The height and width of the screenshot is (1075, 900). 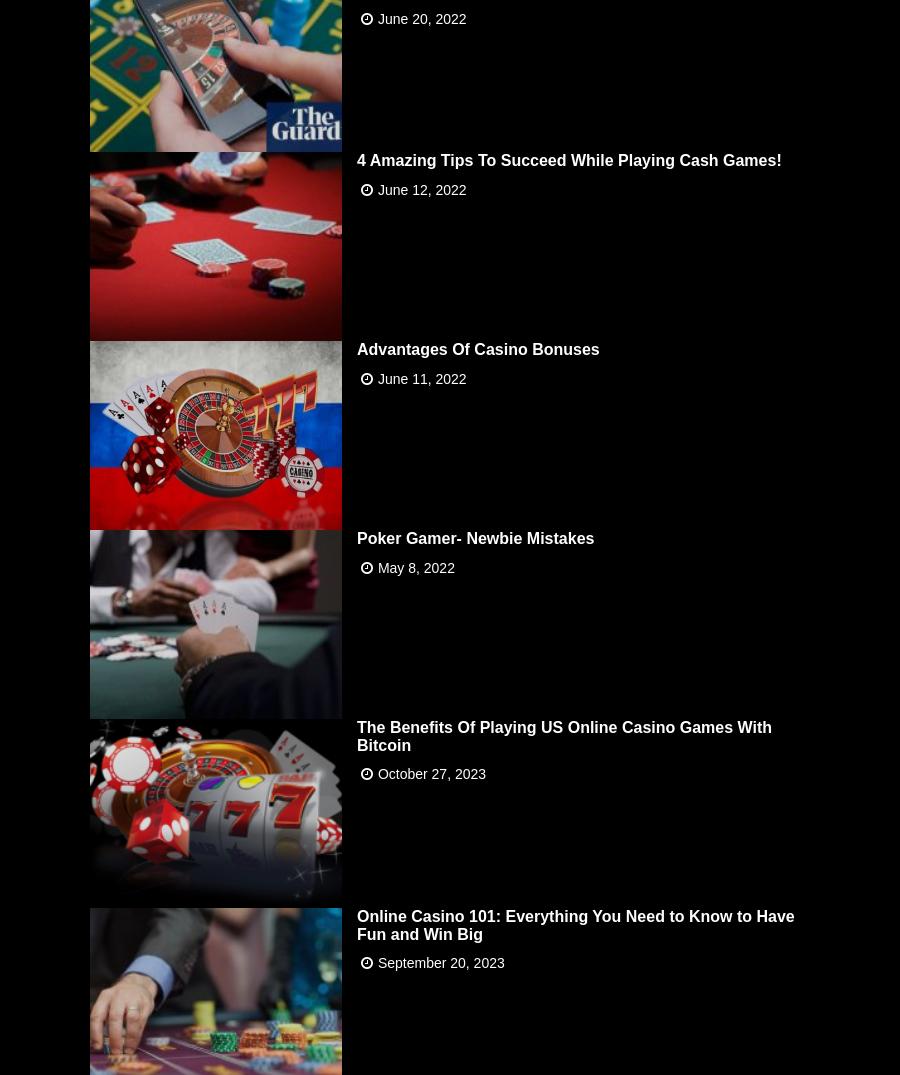 What do you see at coordinates (377, 188) in the screenshot?
I see `'June 12, 2022'` at bounding box center [377, 188].